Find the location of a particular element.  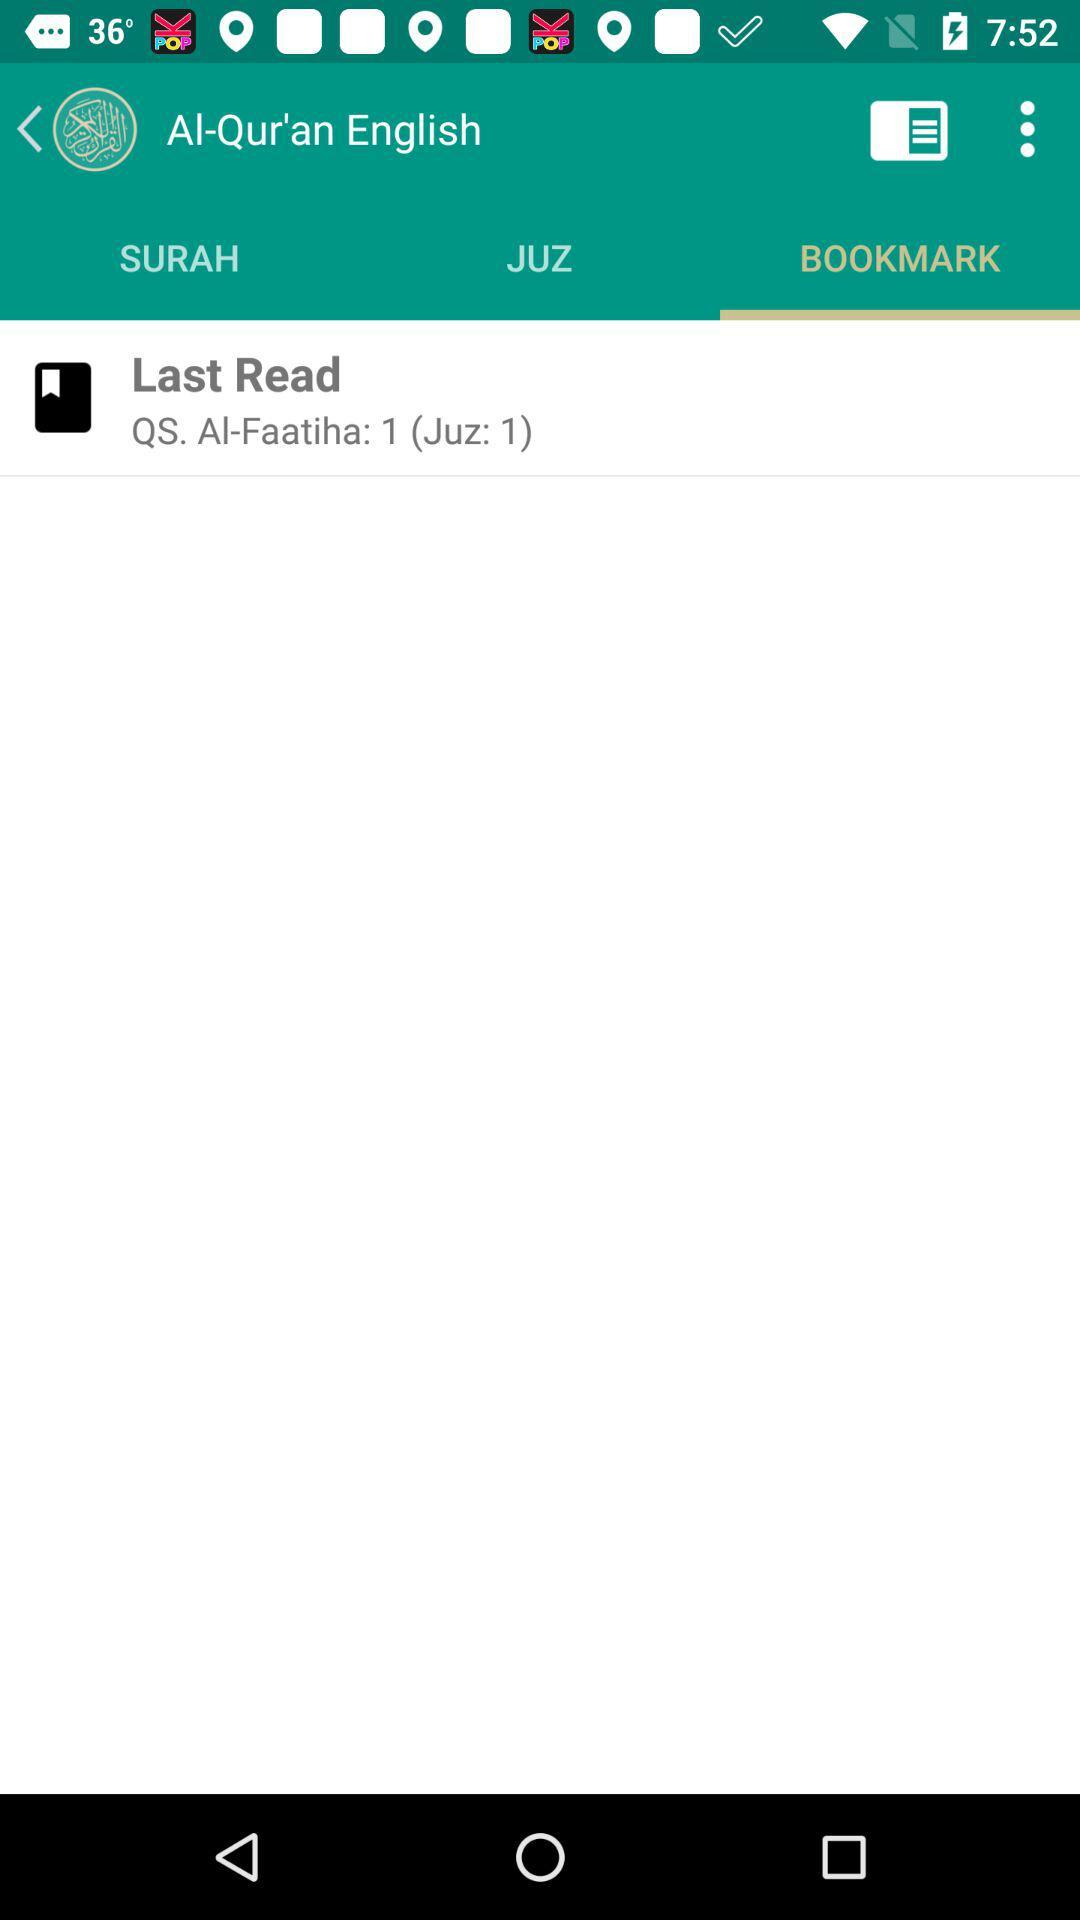

the item next to al qur an icon is located at coordinates (909, 127).